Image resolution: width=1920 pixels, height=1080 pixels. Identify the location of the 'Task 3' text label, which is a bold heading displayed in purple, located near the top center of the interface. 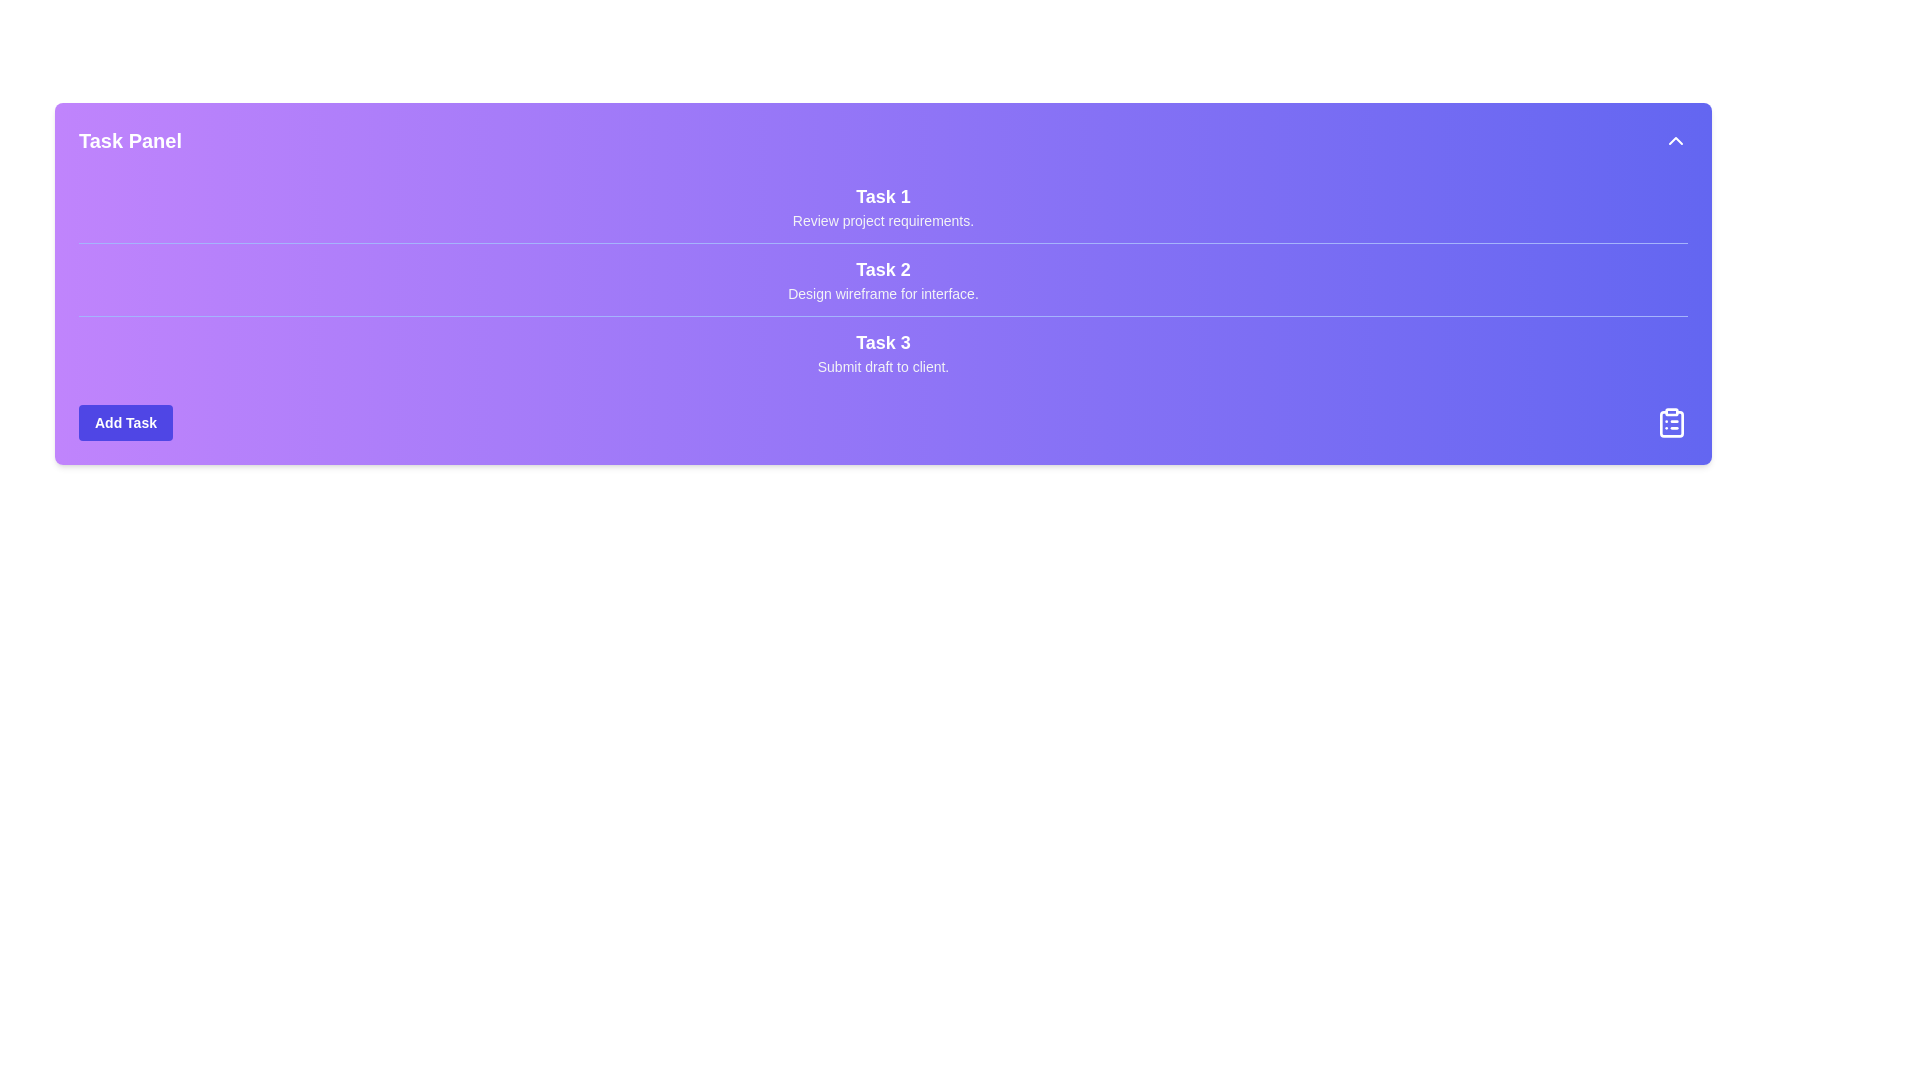
(882, 342).